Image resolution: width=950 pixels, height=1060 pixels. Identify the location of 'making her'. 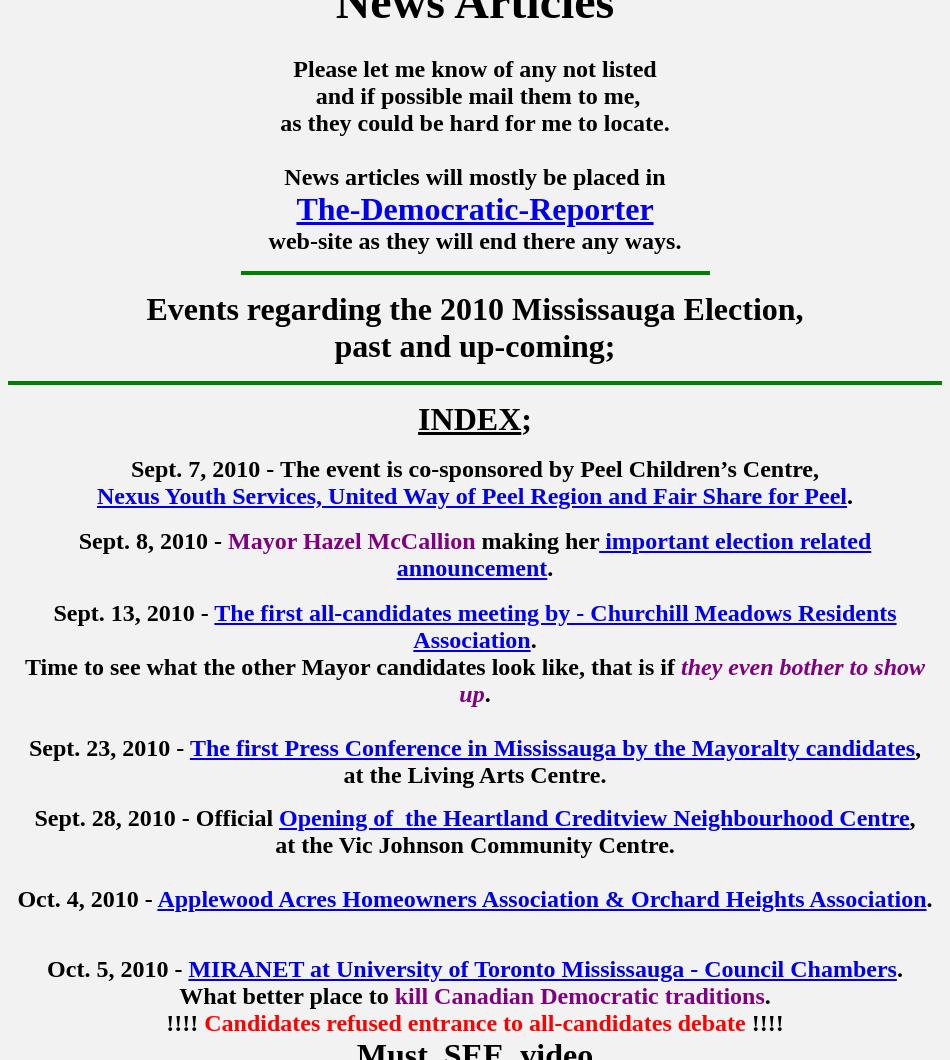
(539, 541).